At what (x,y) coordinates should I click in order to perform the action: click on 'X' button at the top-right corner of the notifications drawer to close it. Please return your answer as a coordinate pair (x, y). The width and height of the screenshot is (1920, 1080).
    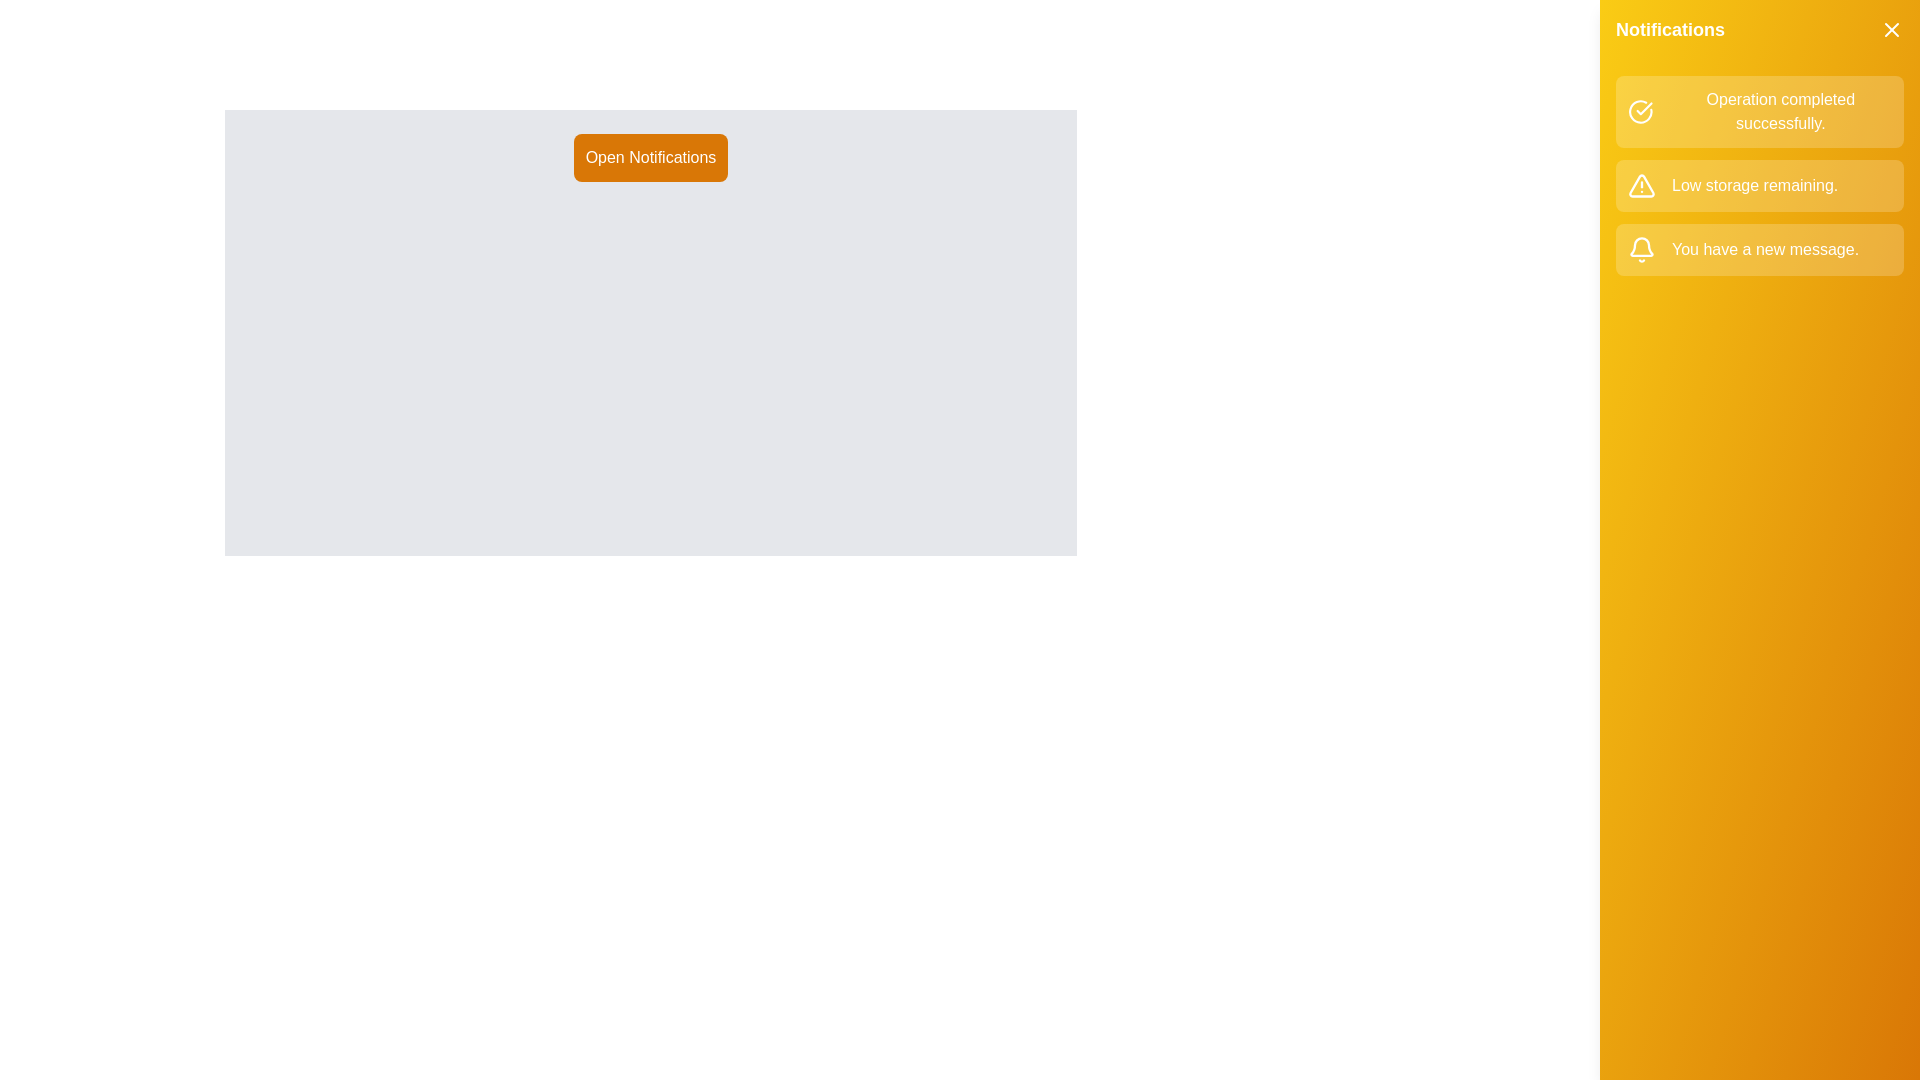
    Looking at the image, I should click on (1890, 30).